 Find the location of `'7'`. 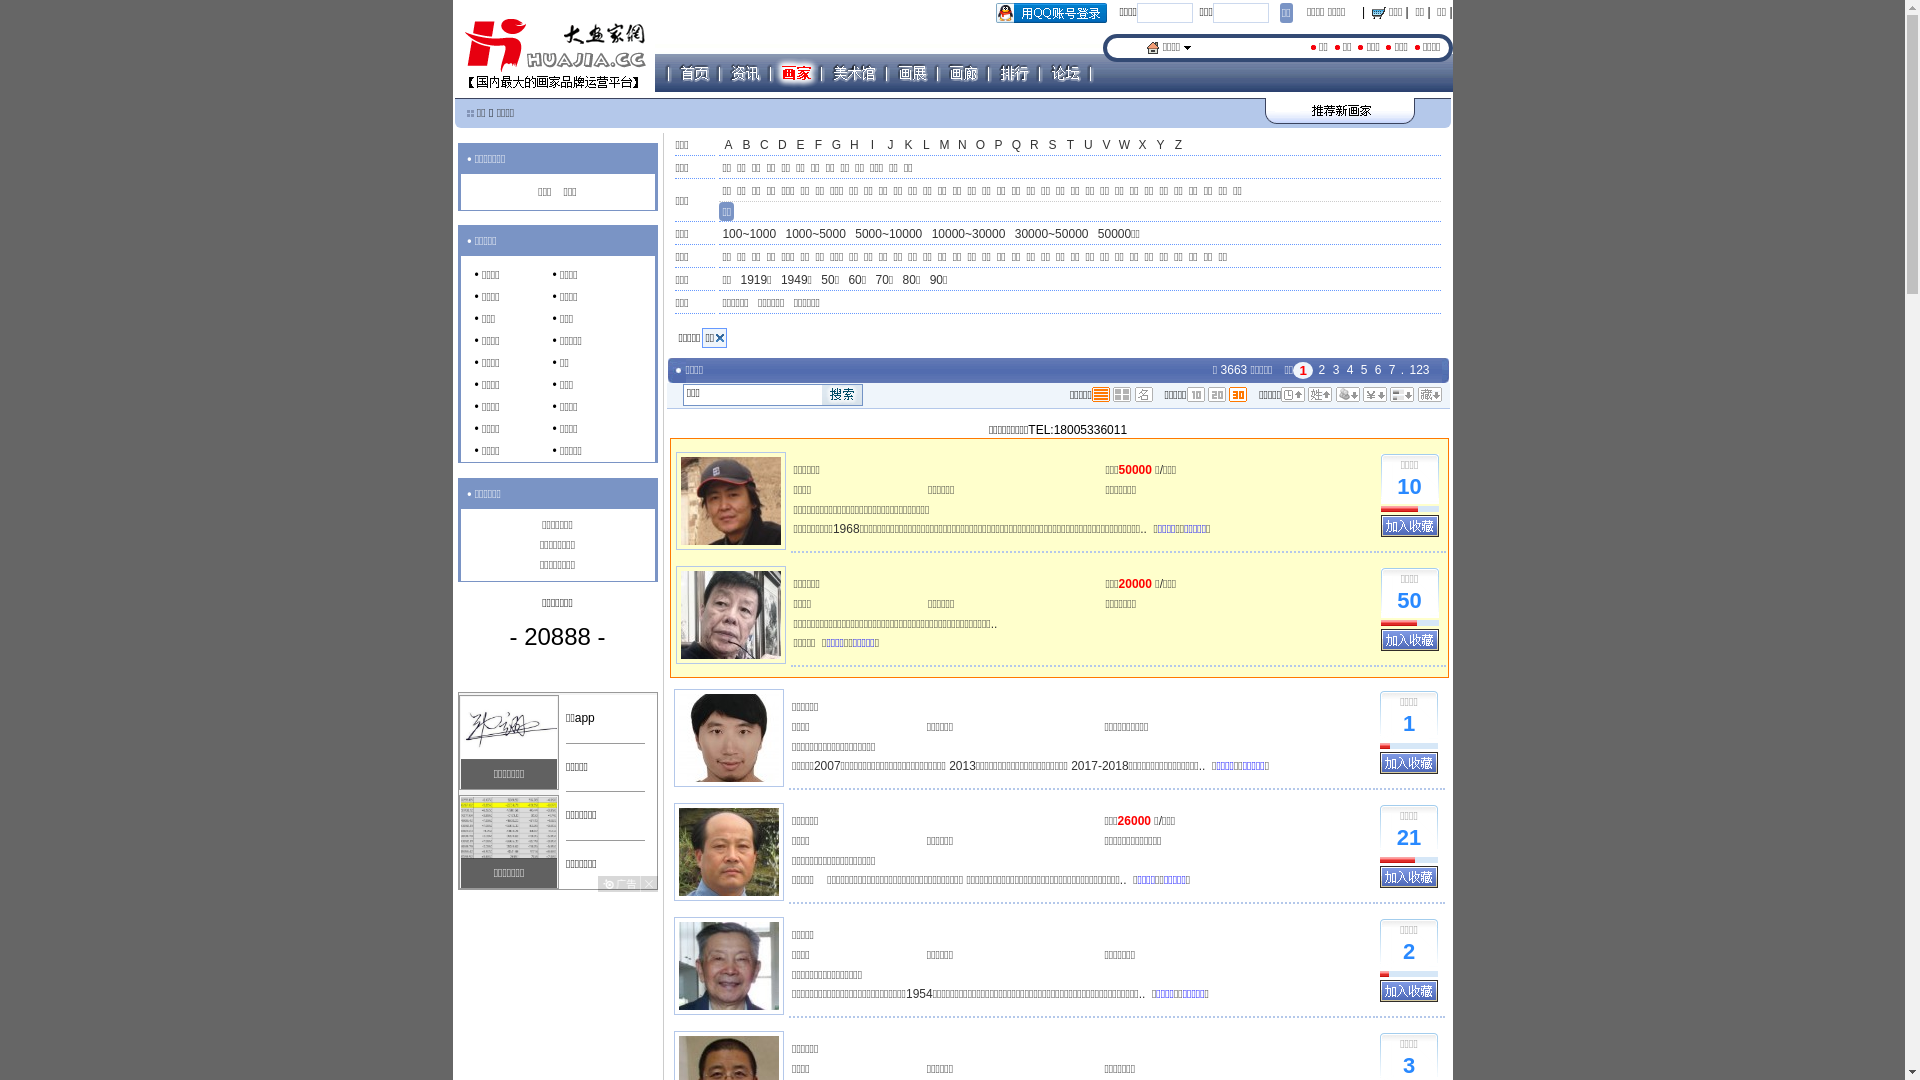

'7' is located at coordinates (1386, 370).